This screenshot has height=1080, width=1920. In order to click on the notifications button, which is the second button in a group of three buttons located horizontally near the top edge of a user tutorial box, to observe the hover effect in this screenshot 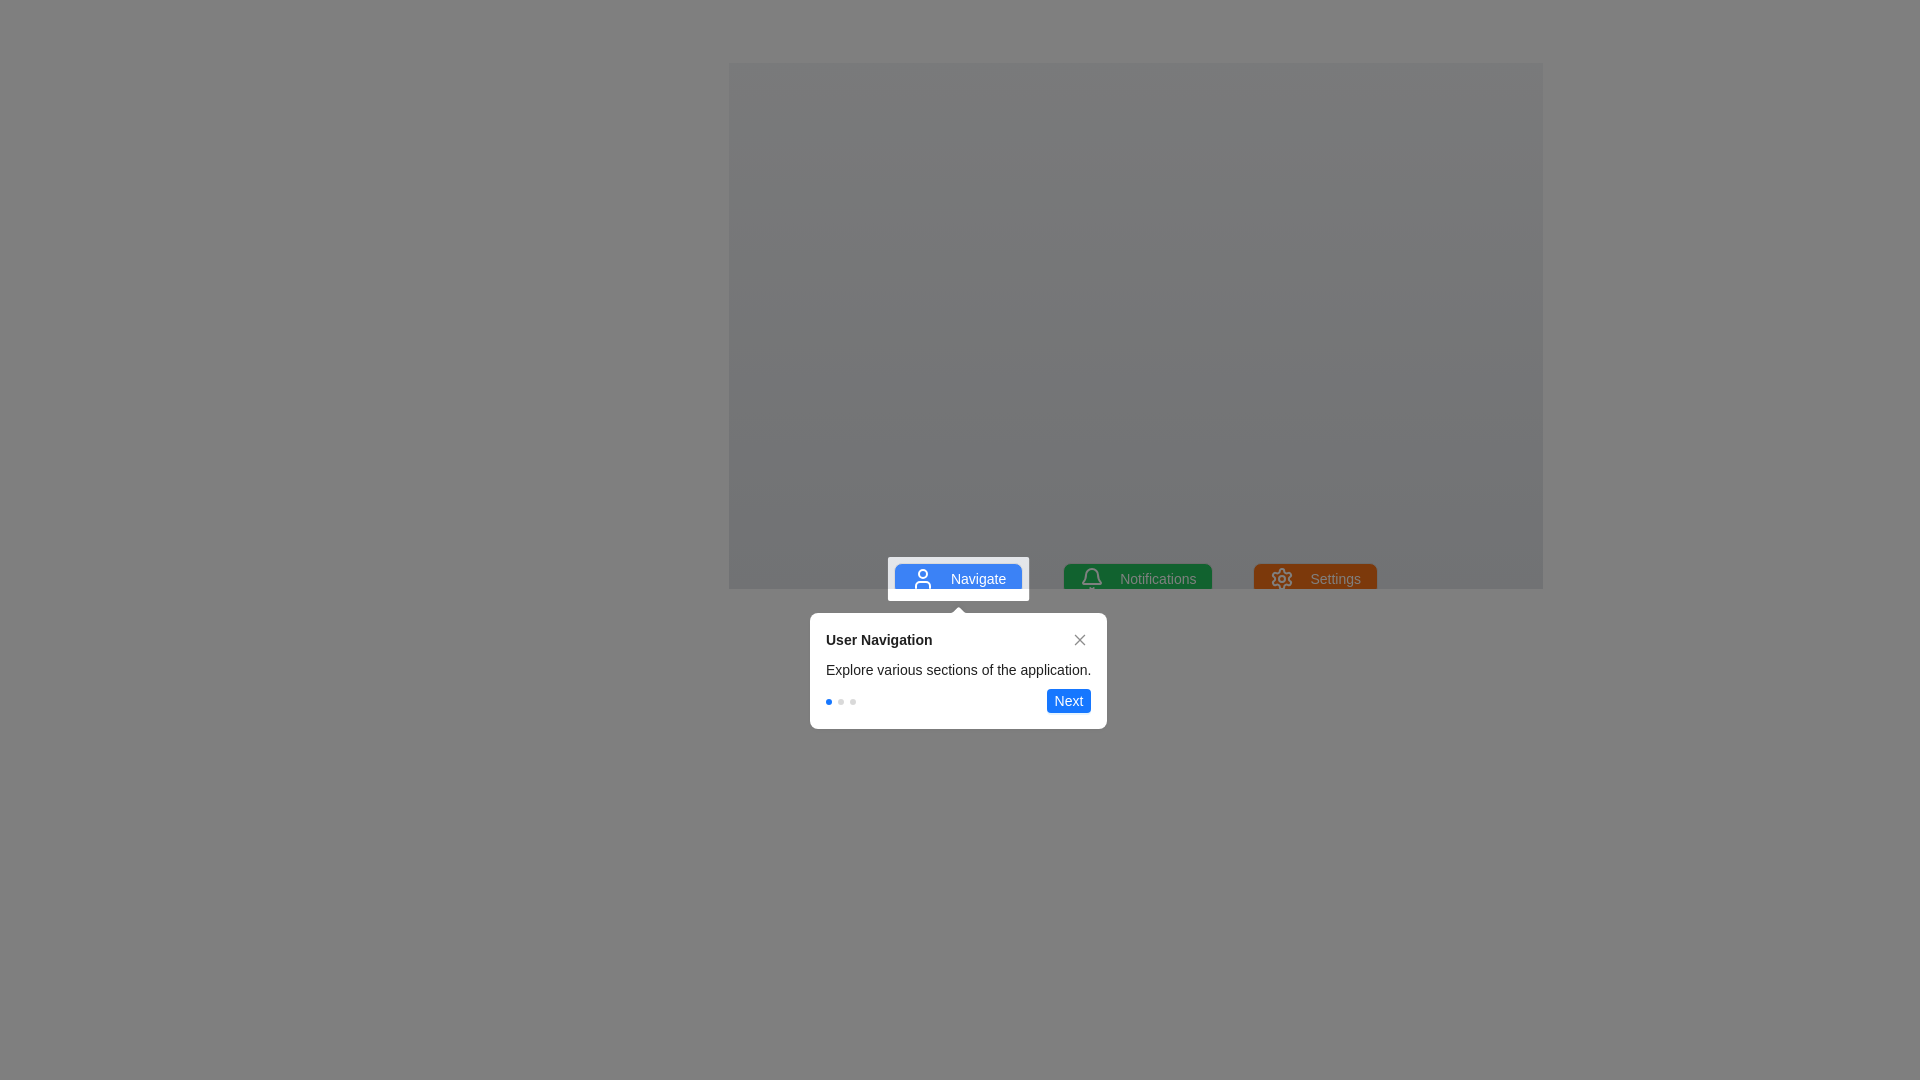, I will do `click(1138, 578)`.